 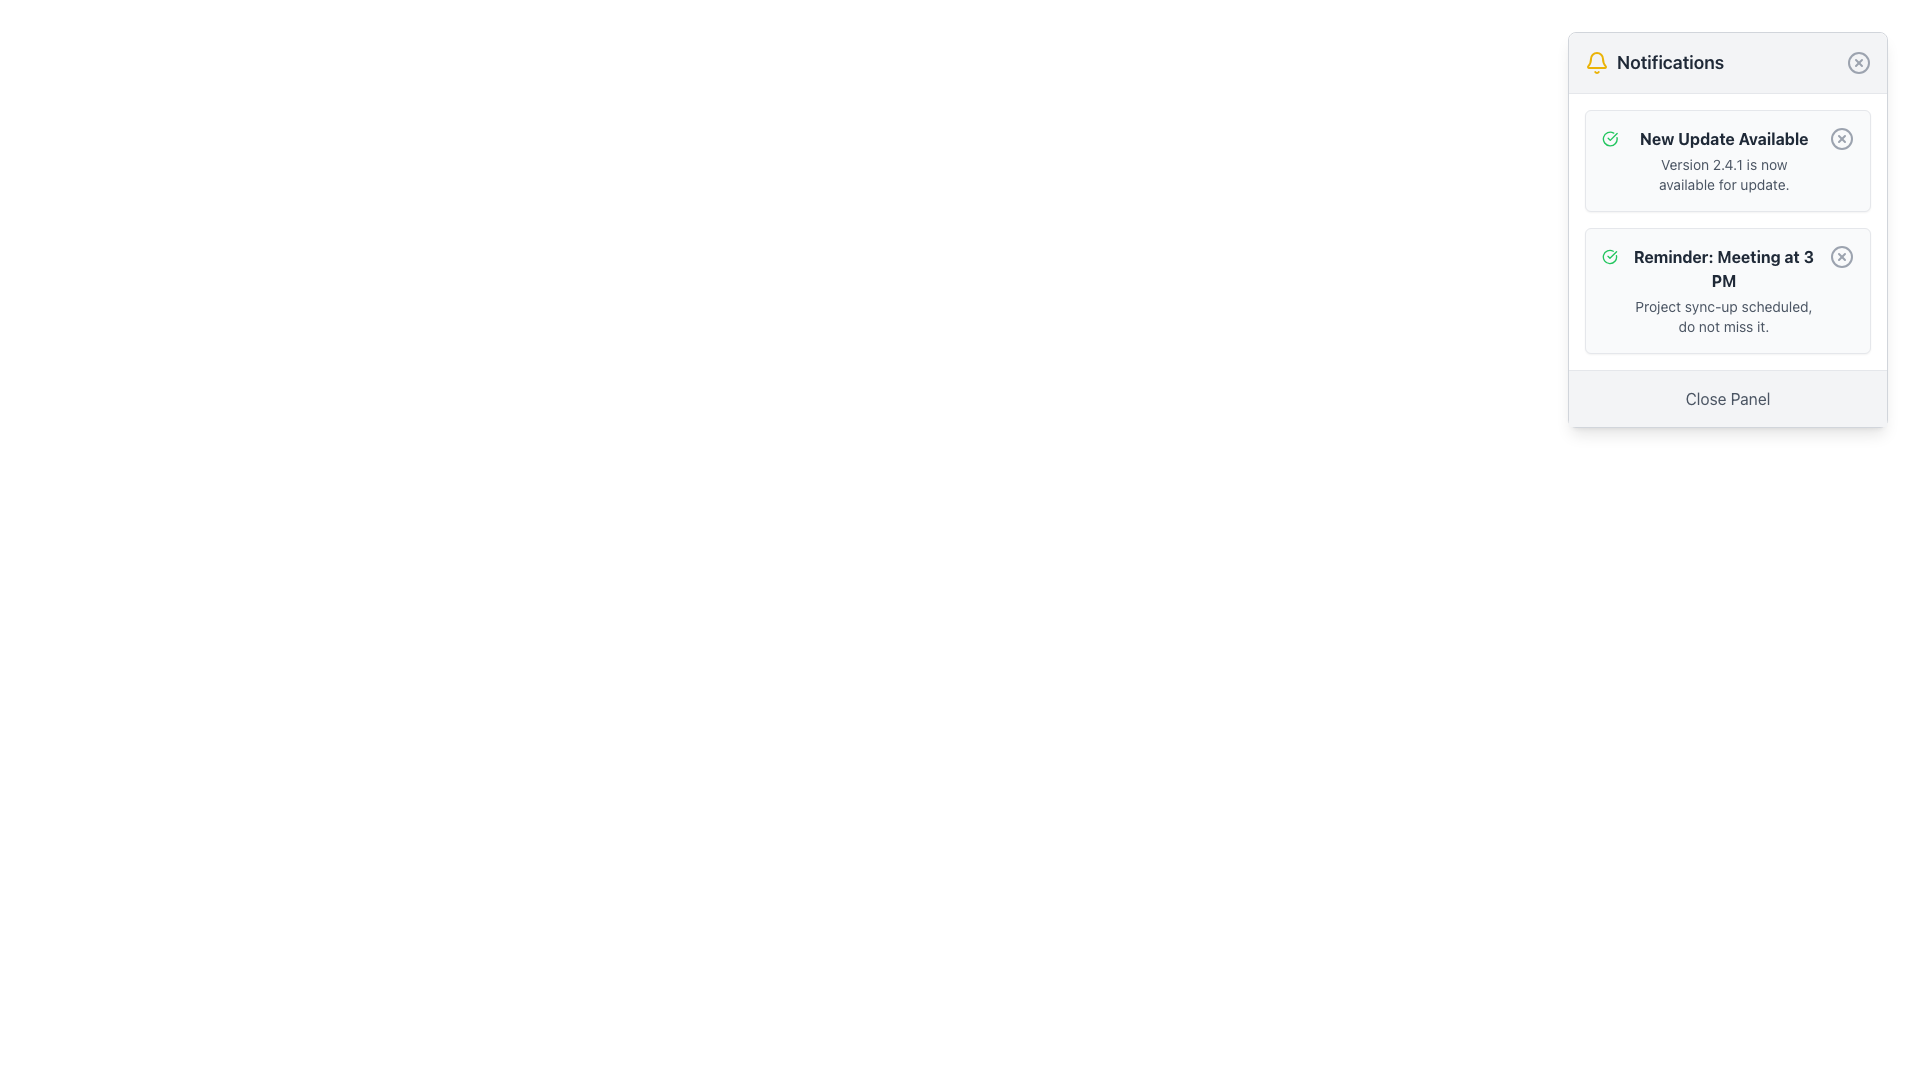 What do you see at coordinates (1857, 61) in the screenshot?
I see `the circular close button in the top-right corner of the notifications panel, which is part of an SVG icon with a gray border` at bounding box center [1857, 61].